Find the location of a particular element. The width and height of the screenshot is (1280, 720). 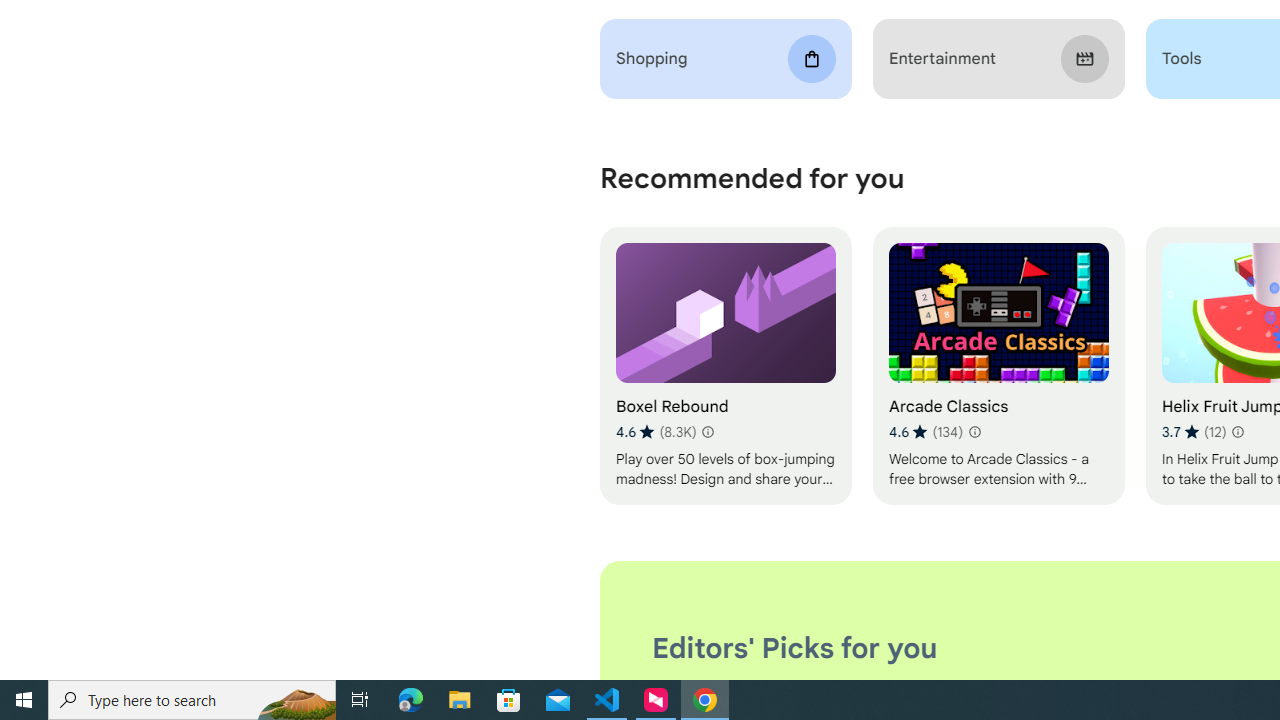

'Arcade Classics' is located at coordinates (998, 366).